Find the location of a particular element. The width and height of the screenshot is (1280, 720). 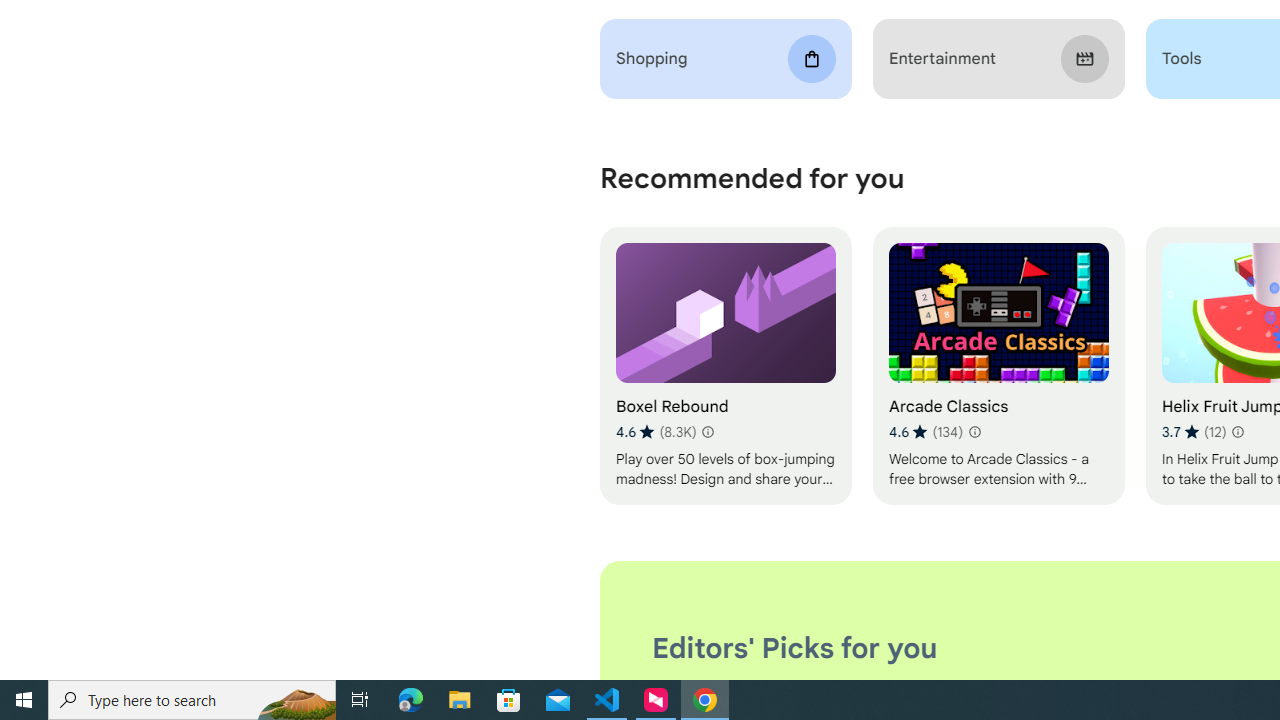

'Arcade Classics' is located at coordinates (998, 366).